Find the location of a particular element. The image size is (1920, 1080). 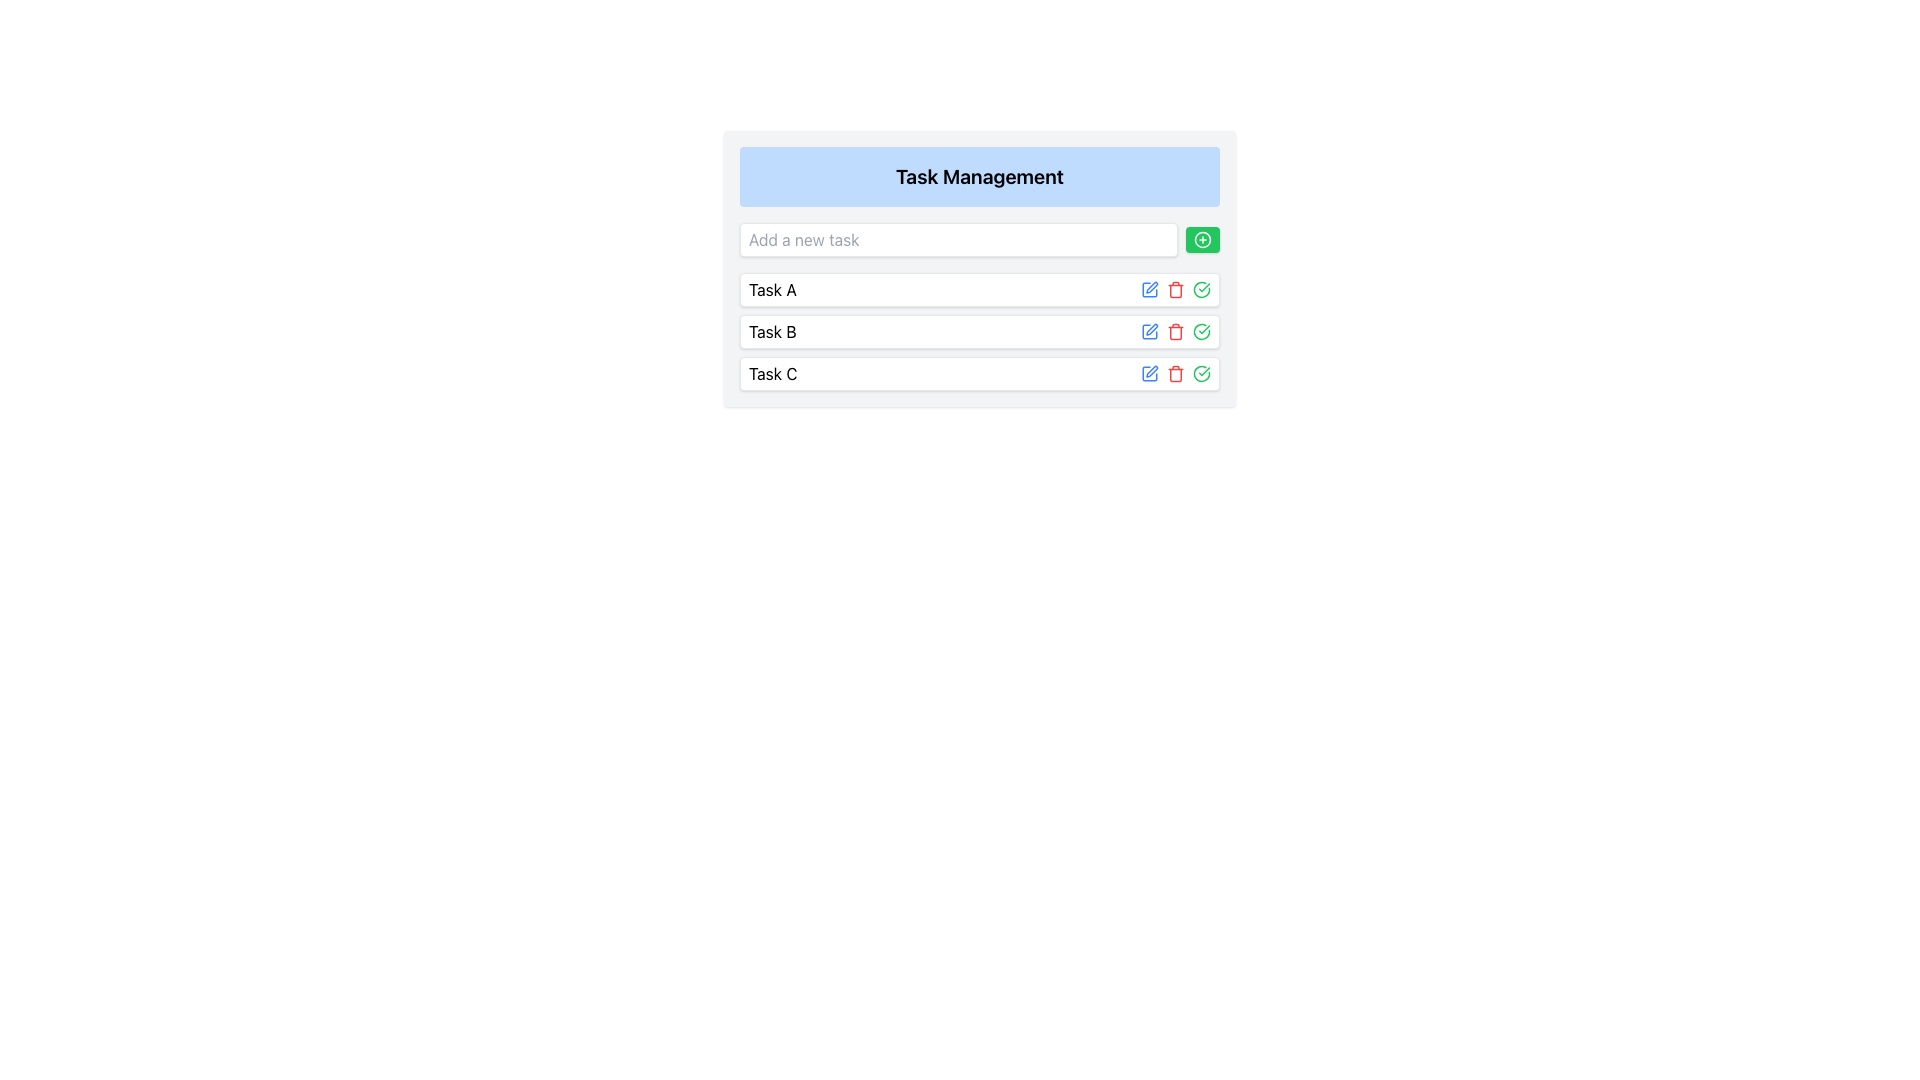

the green circular icon button with a checkmark in the center, located in the rightmost position of the last row under the 'Task Management' heading, to mark 'Task C' as complete is located at coordinates (1200, 330).